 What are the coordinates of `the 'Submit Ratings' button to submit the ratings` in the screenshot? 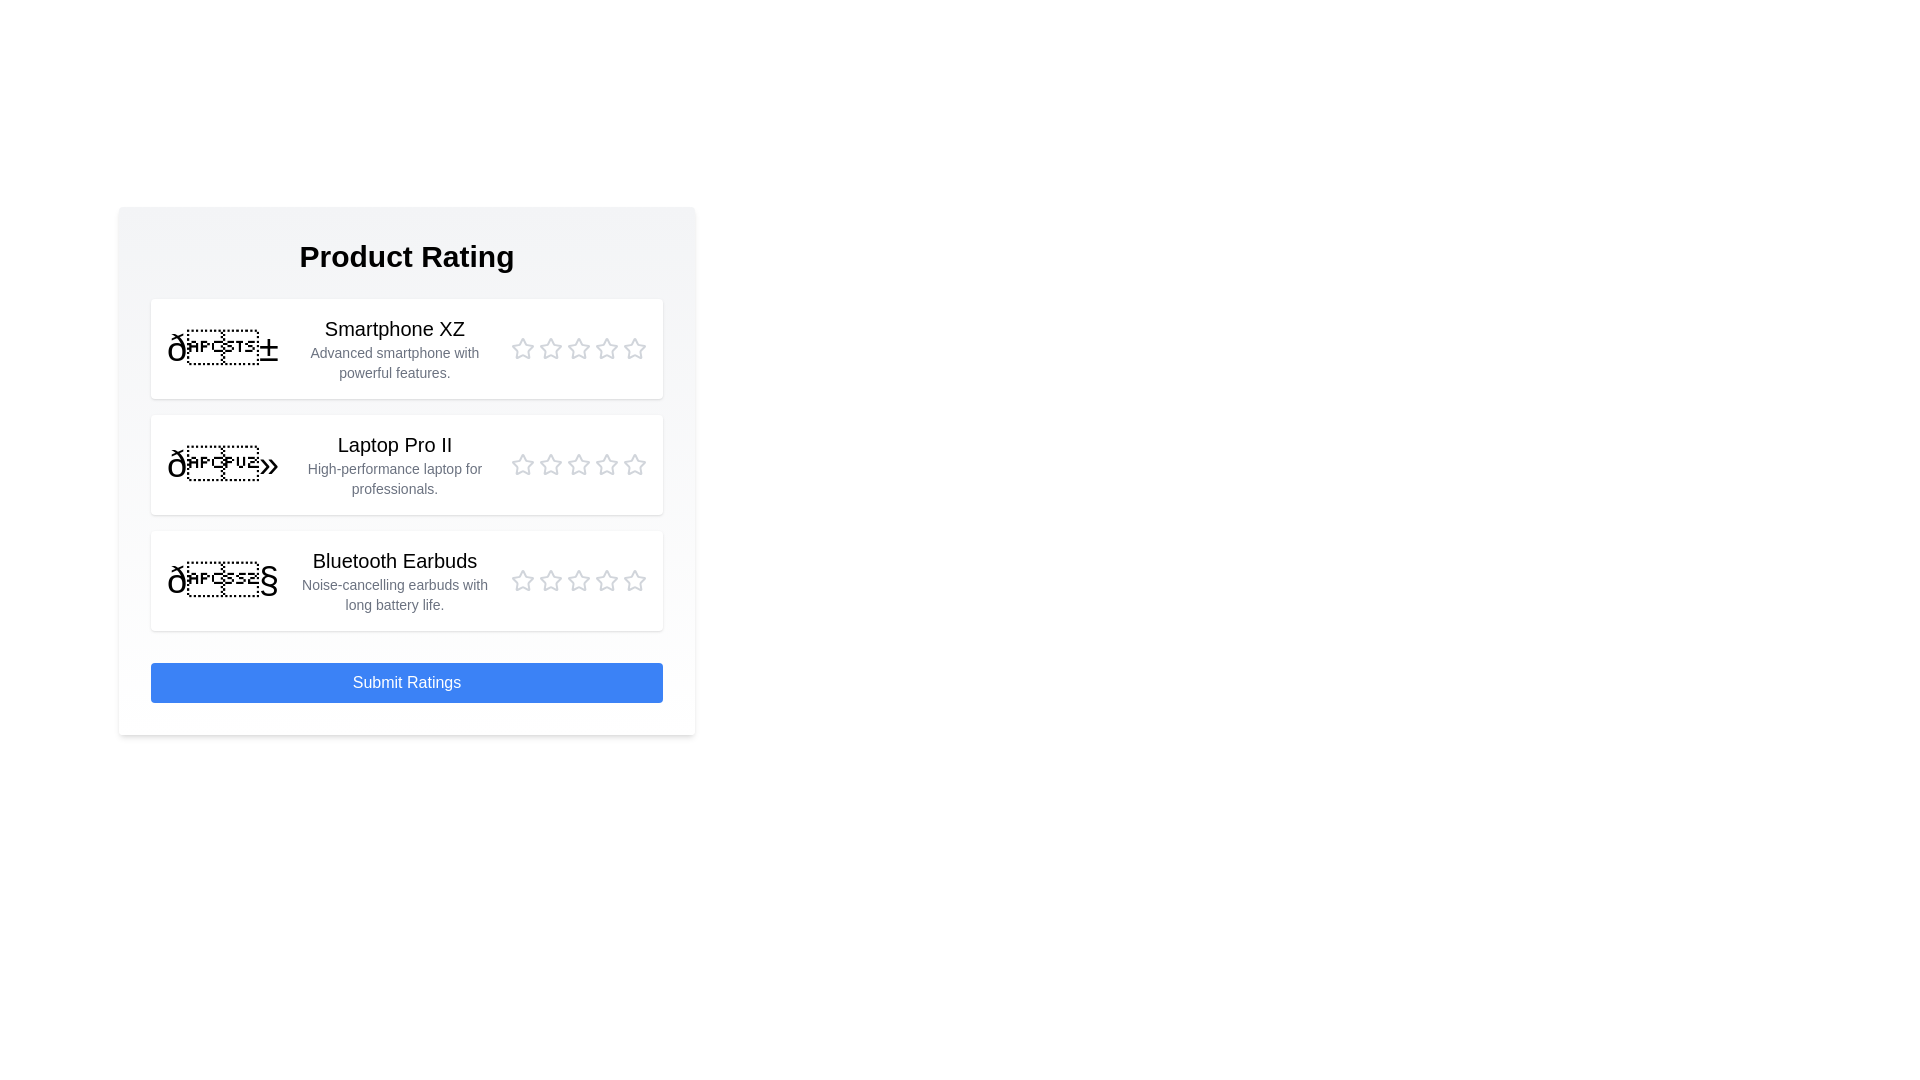 It's located at (406, 681).